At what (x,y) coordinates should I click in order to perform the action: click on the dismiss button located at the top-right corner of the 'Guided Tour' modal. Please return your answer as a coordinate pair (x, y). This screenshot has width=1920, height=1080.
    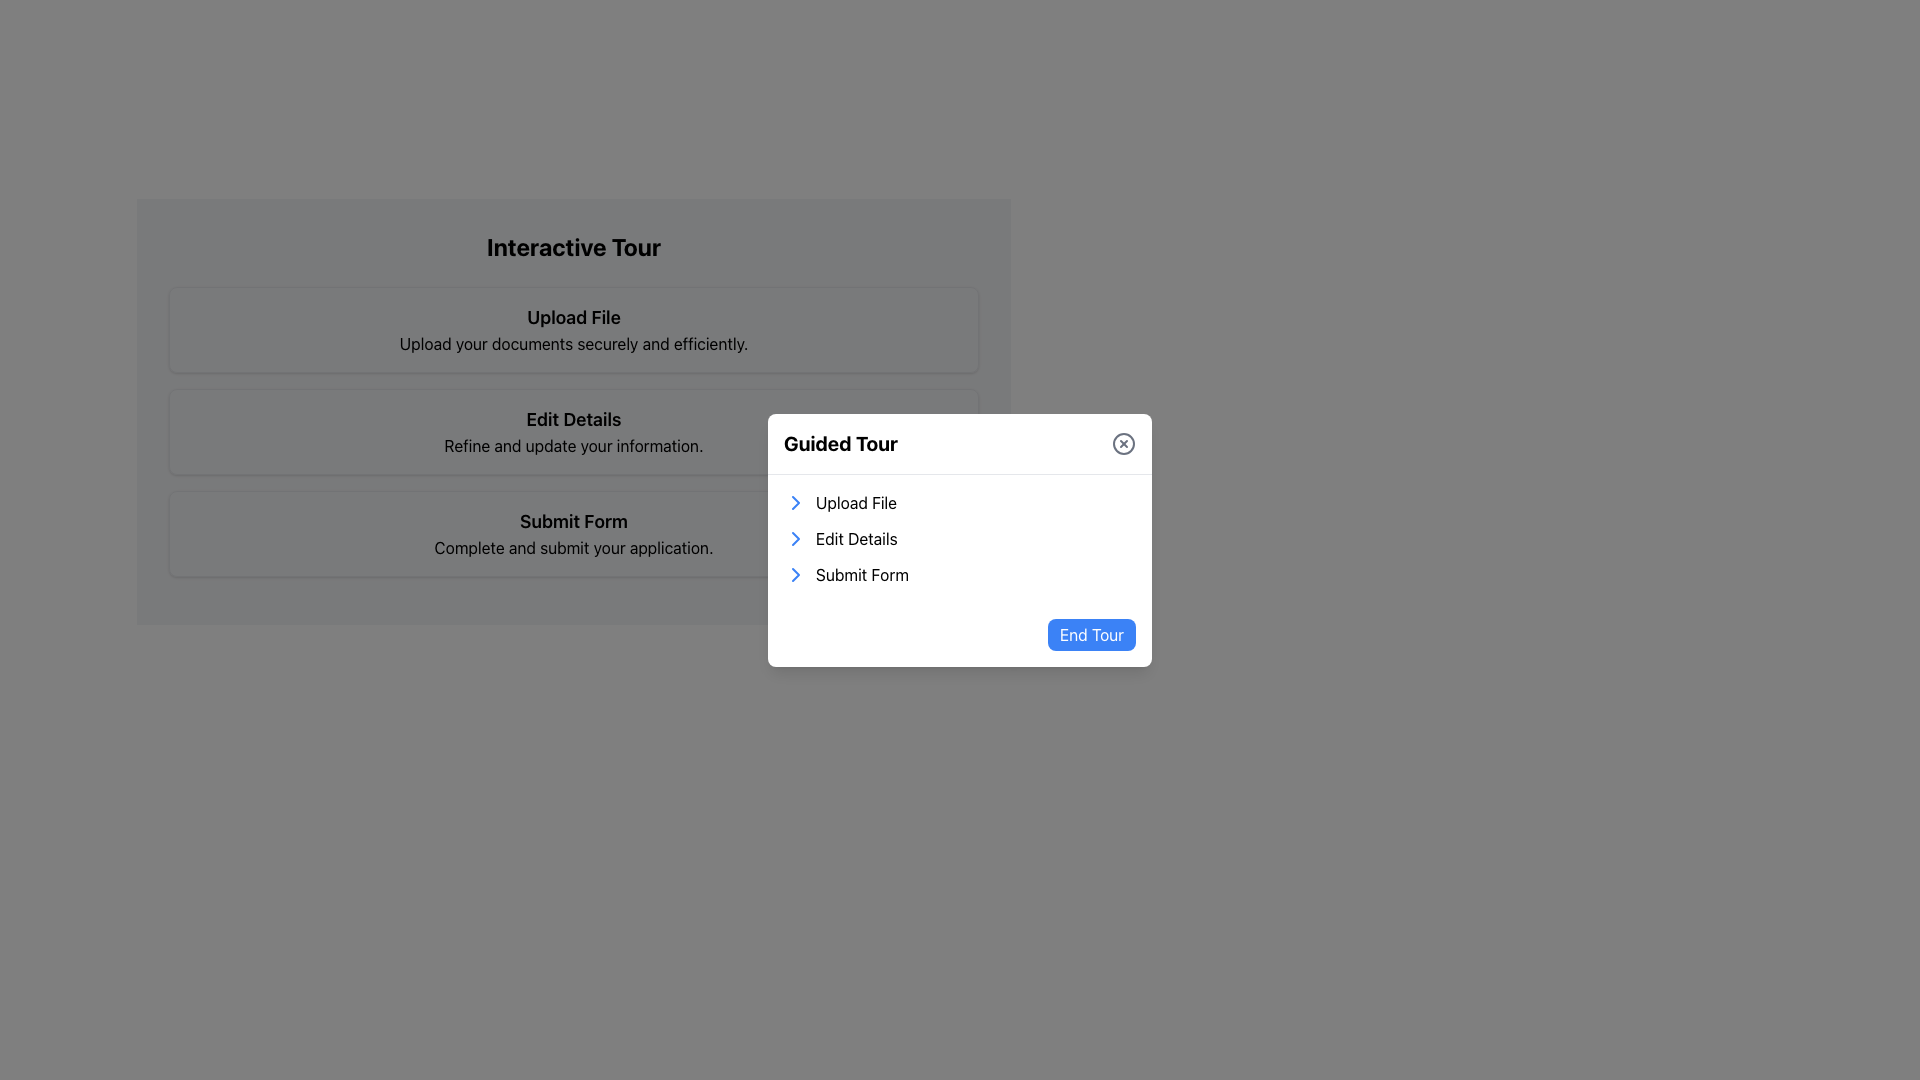
    Looking at the image, I should click on (1123, 442).